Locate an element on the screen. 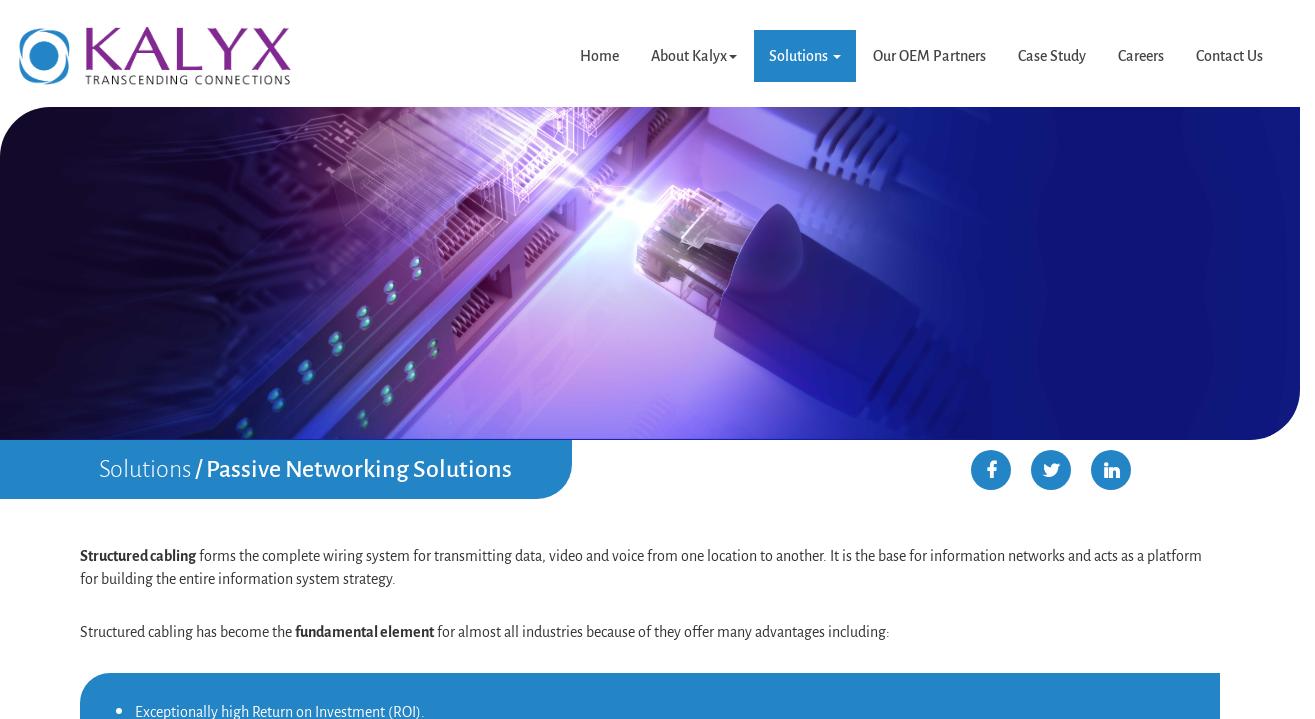 The image size is (1315, 719). 'Careers' is located at coordinates (1140, 55).